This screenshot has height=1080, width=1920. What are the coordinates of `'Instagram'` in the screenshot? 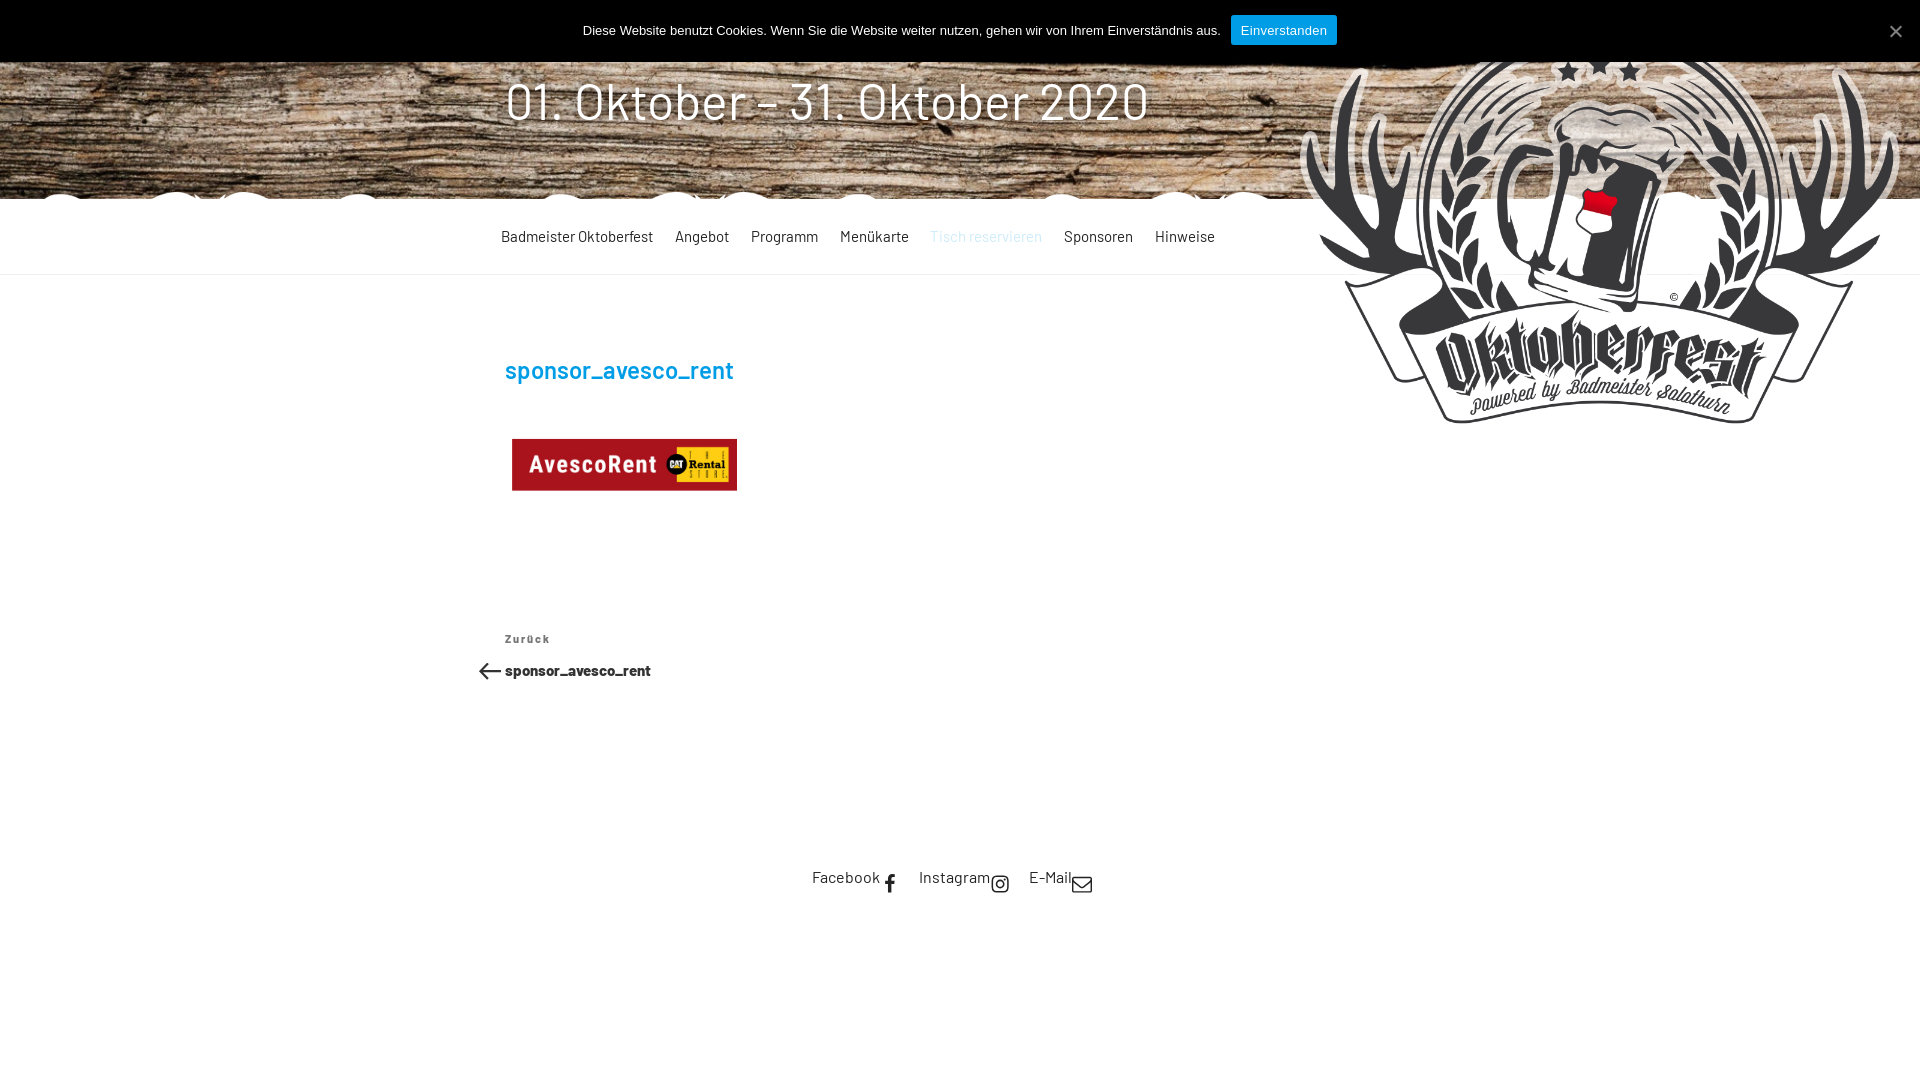 It's located at (964, 875).